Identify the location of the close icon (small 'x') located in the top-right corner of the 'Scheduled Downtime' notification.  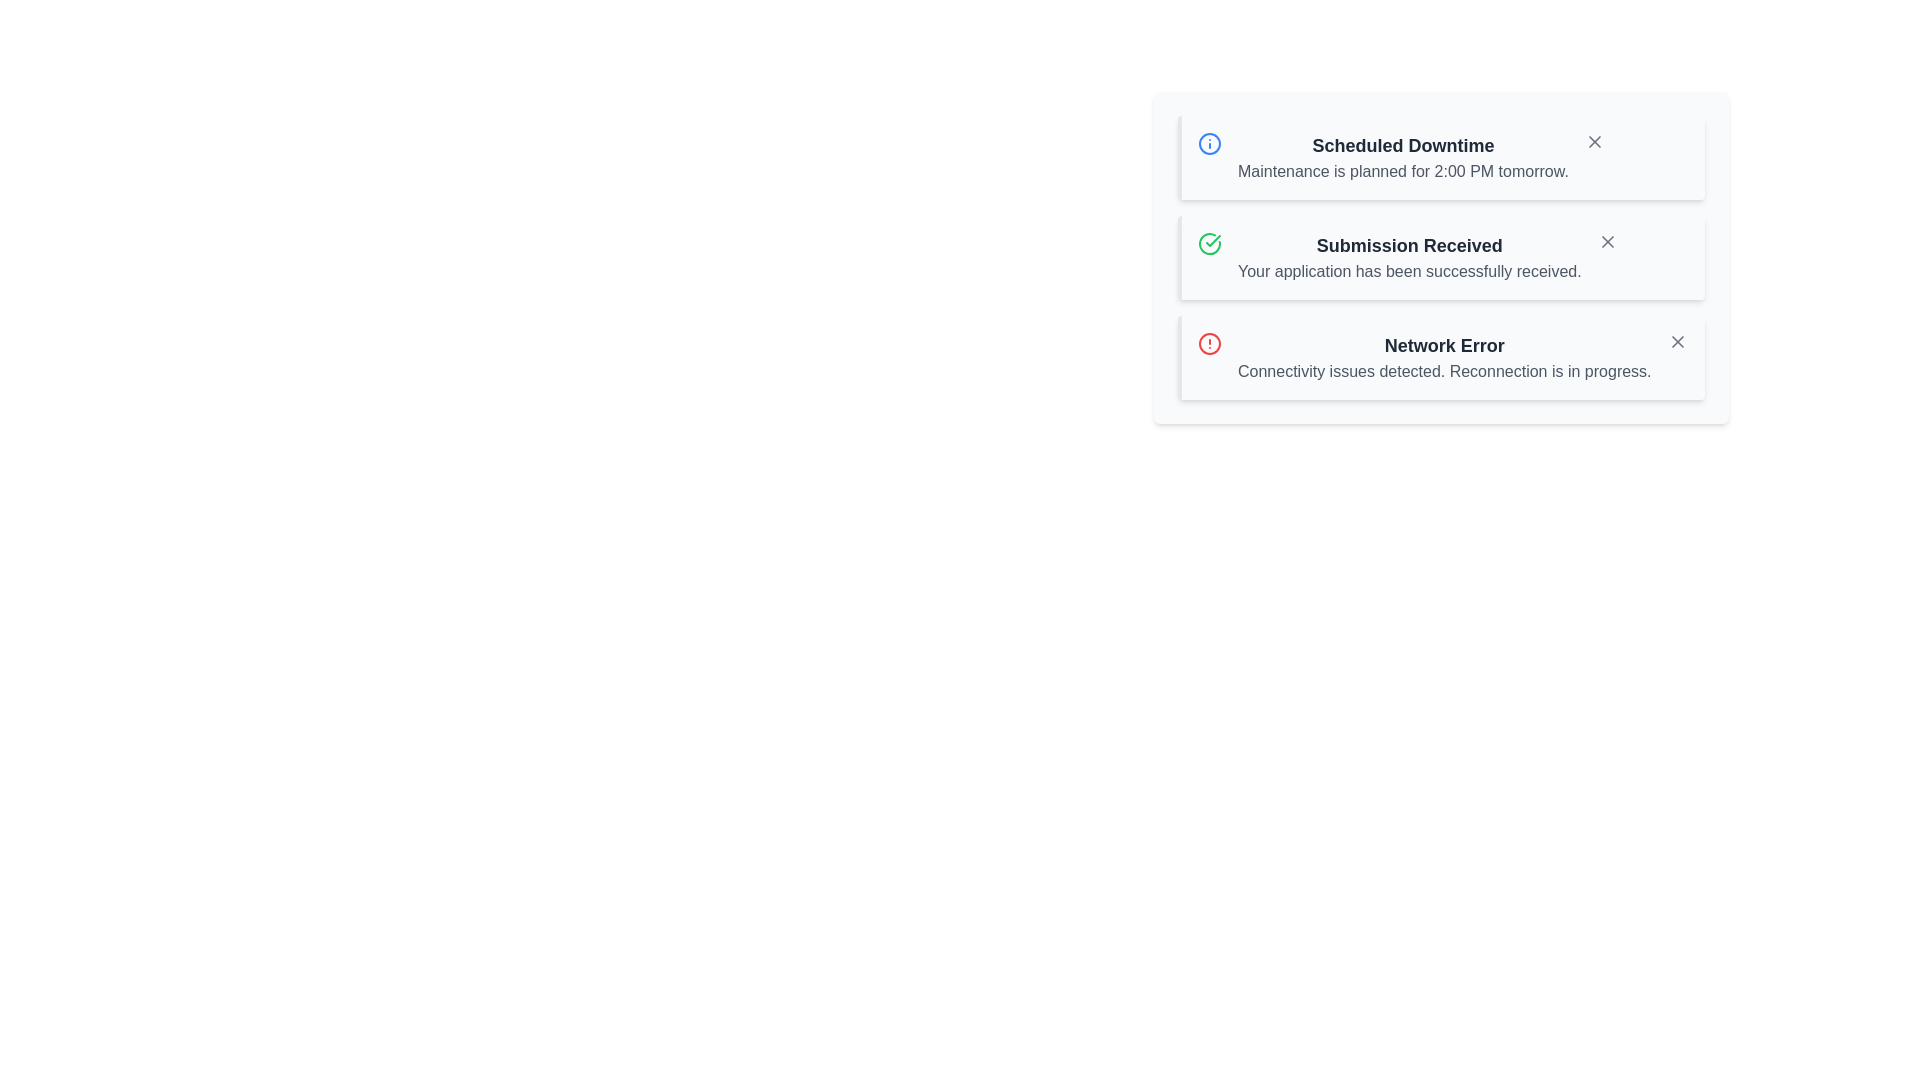
(1593, 141).